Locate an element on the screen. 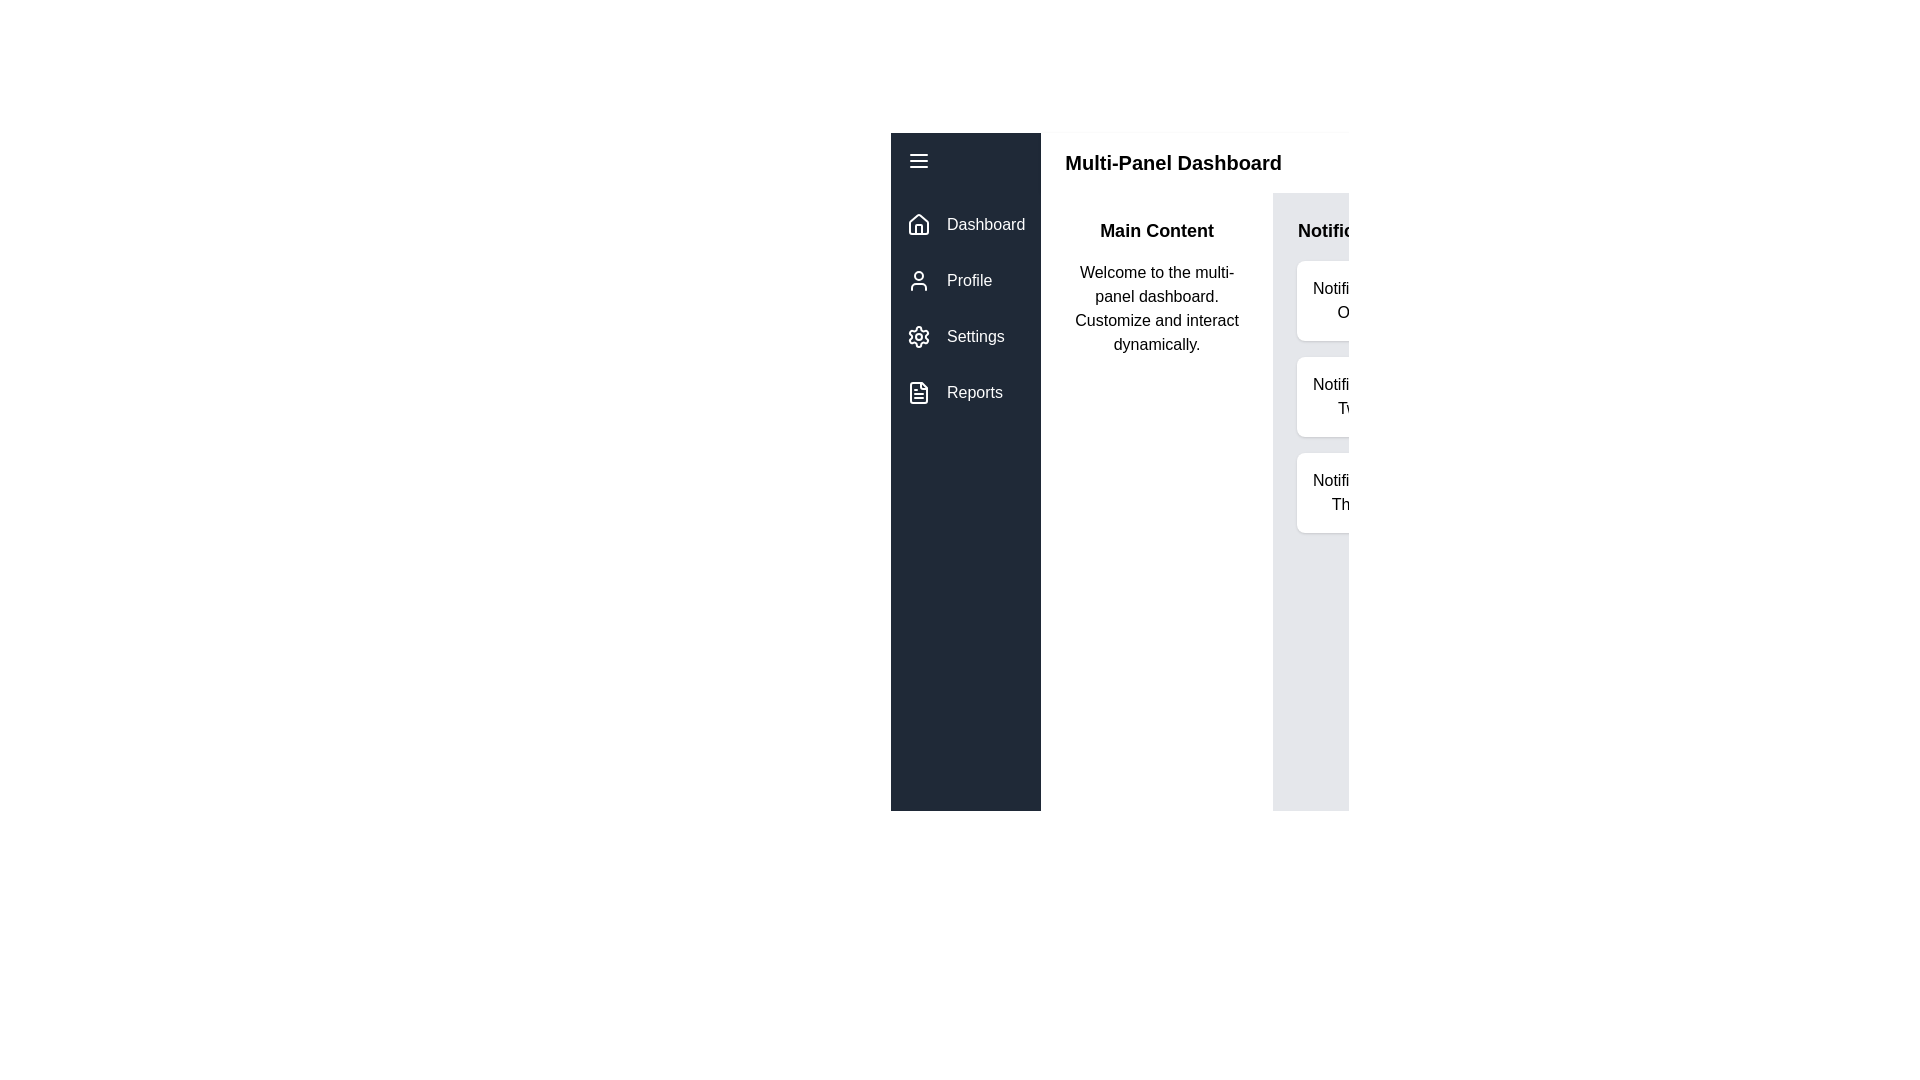 Image resolution: width=1920 pixels, height=1080 pixels. text displayed on the 'Settings' label, which is a white font on a dark background in the navigation menu, located third from the top is located at coordinates (975, 335).